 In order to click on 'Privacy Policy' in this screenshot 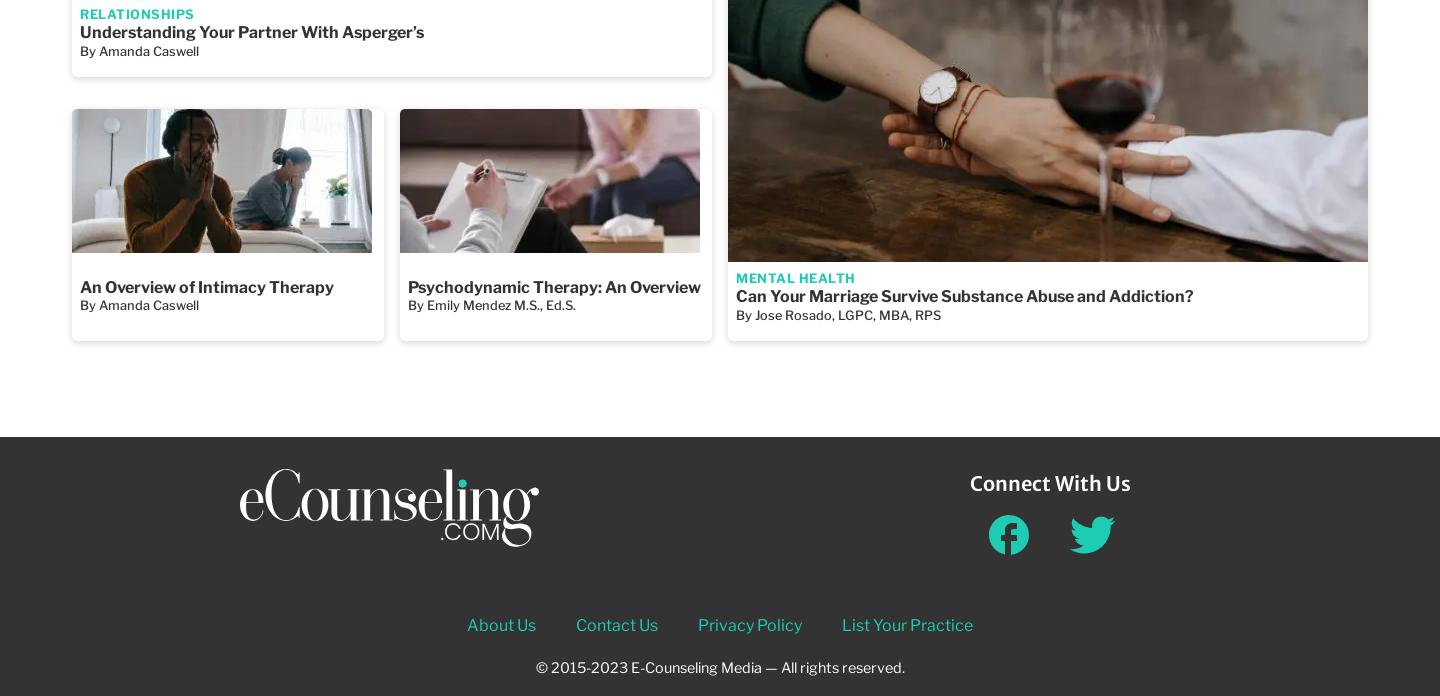, I will do `click(697, 623)`.